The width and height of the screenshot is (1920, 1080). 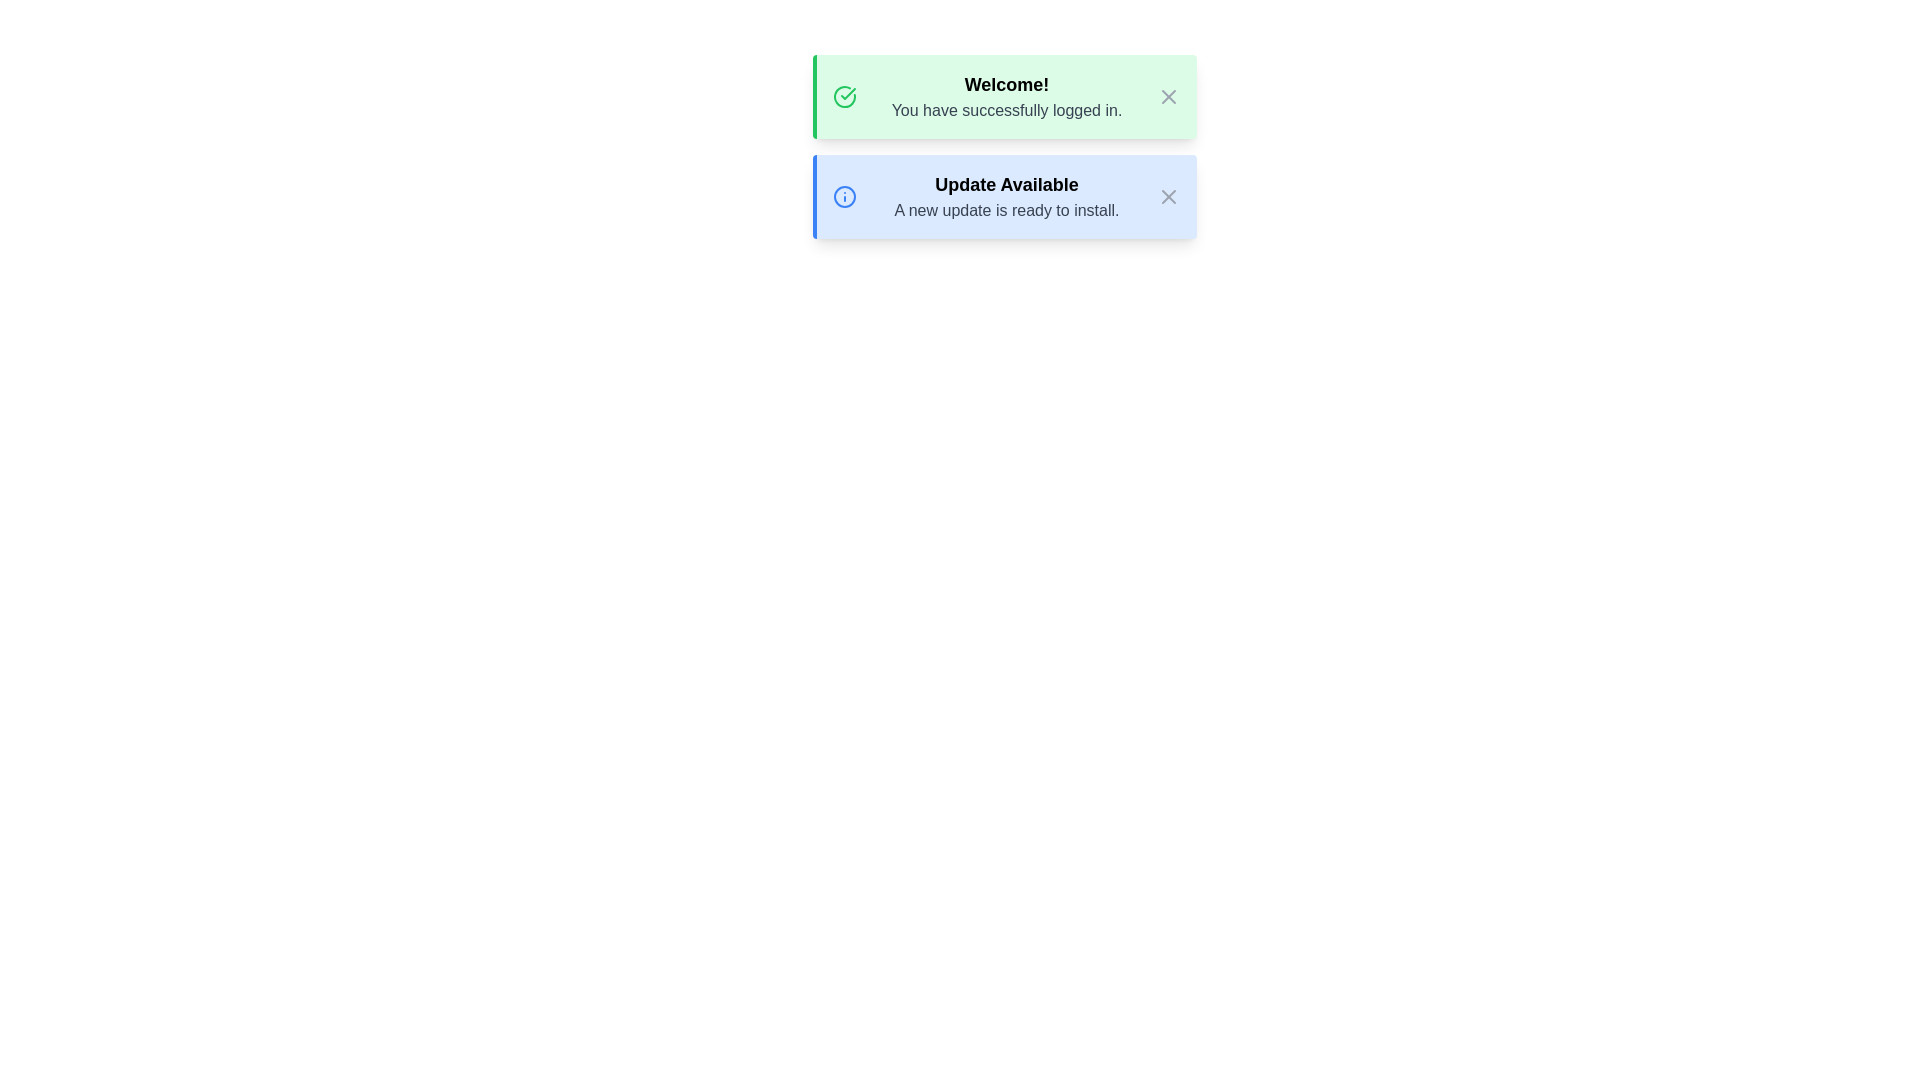 What do you see at coordinates (1169, 196) in the screenshot?
I see `the 'X' button in the top-right corner of the 'Update Available' notification` at bounding box center [1169, 196].